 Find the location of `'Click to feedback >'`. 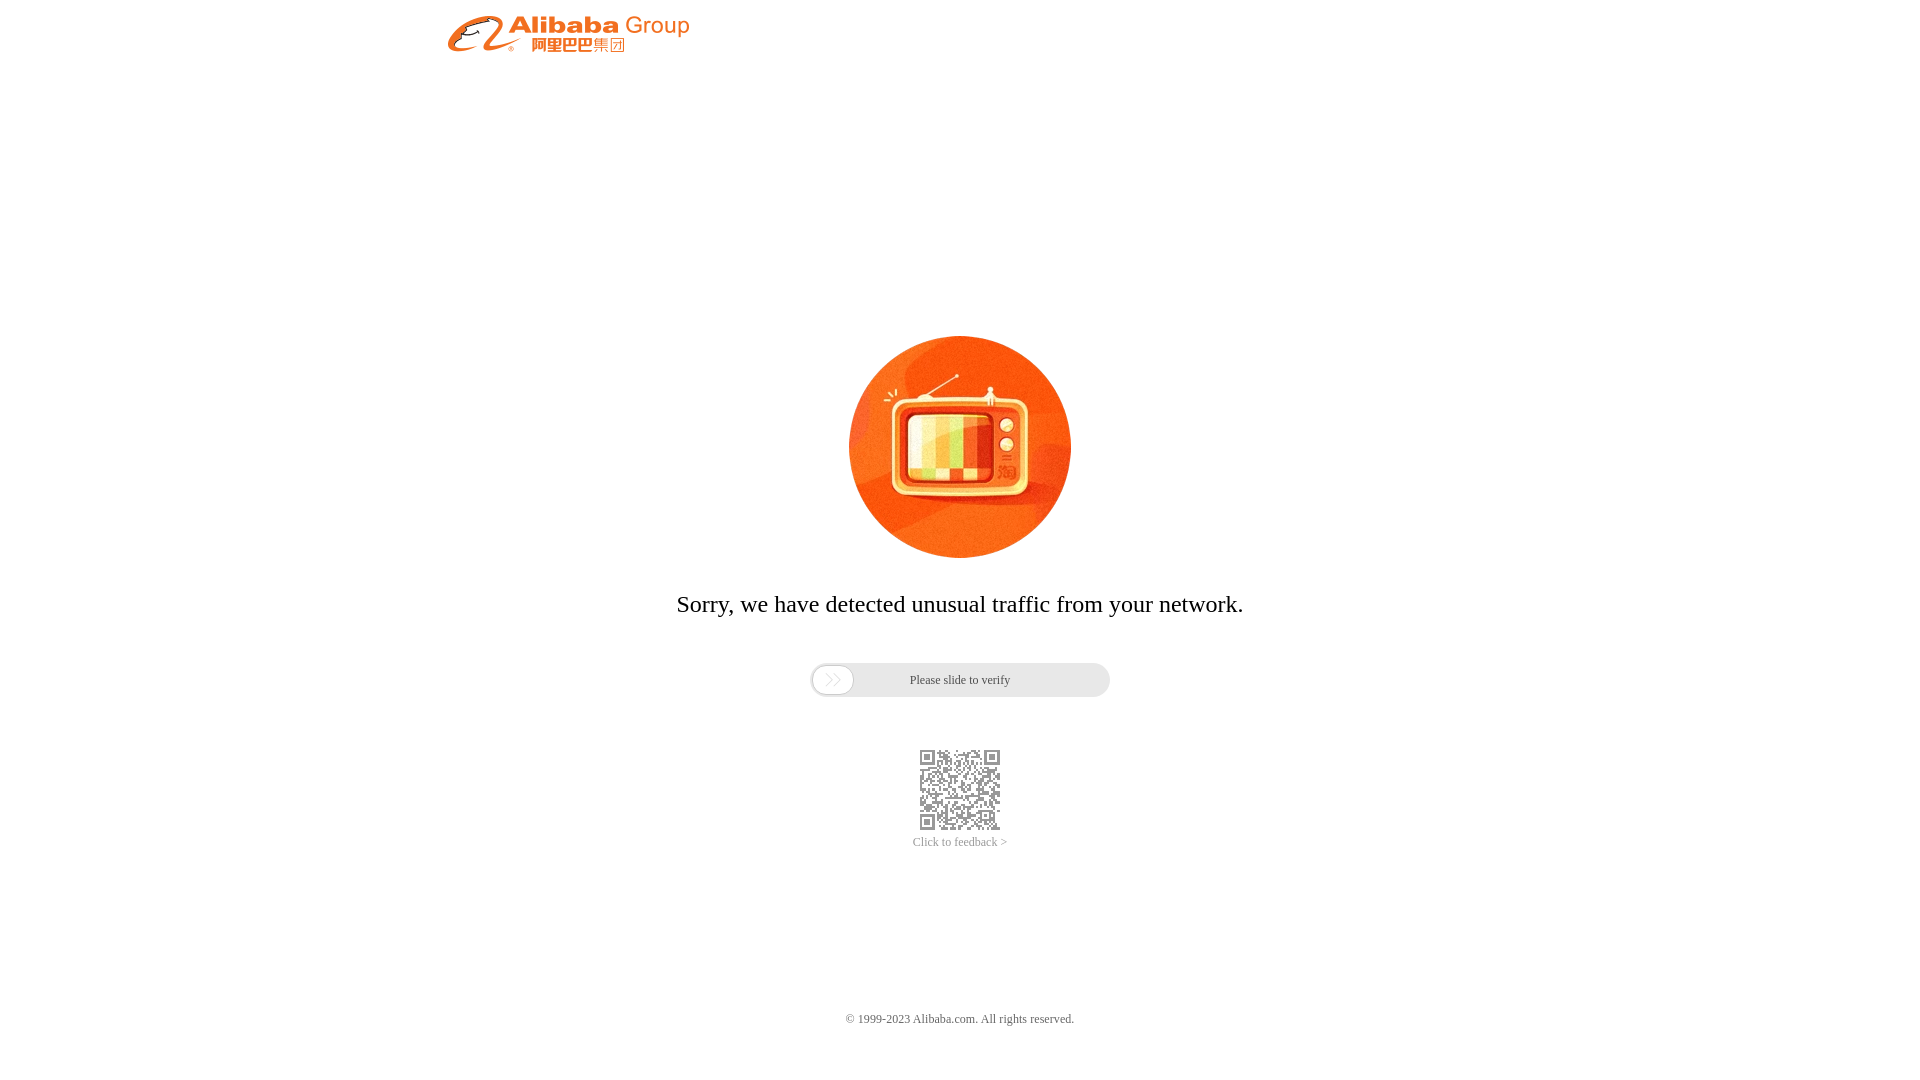

'Click to feedback >' is located at coordinates (960, 842).